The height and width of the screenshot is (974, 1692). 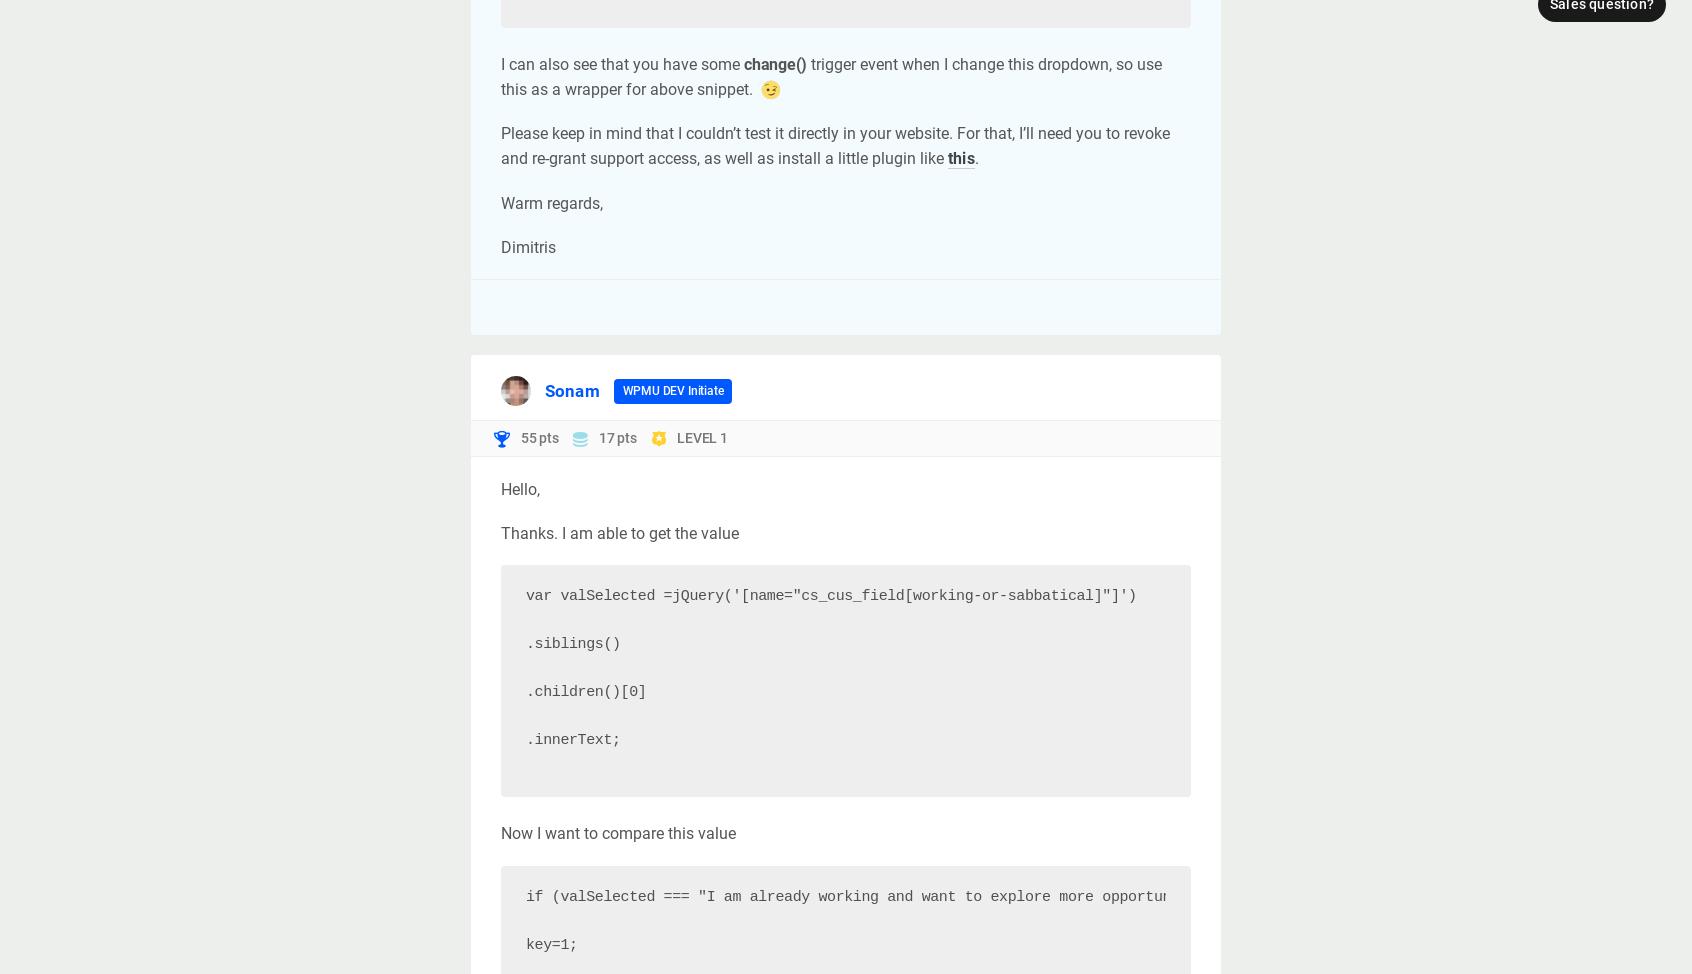 I want to click on '1', so click(x=718, y=436).